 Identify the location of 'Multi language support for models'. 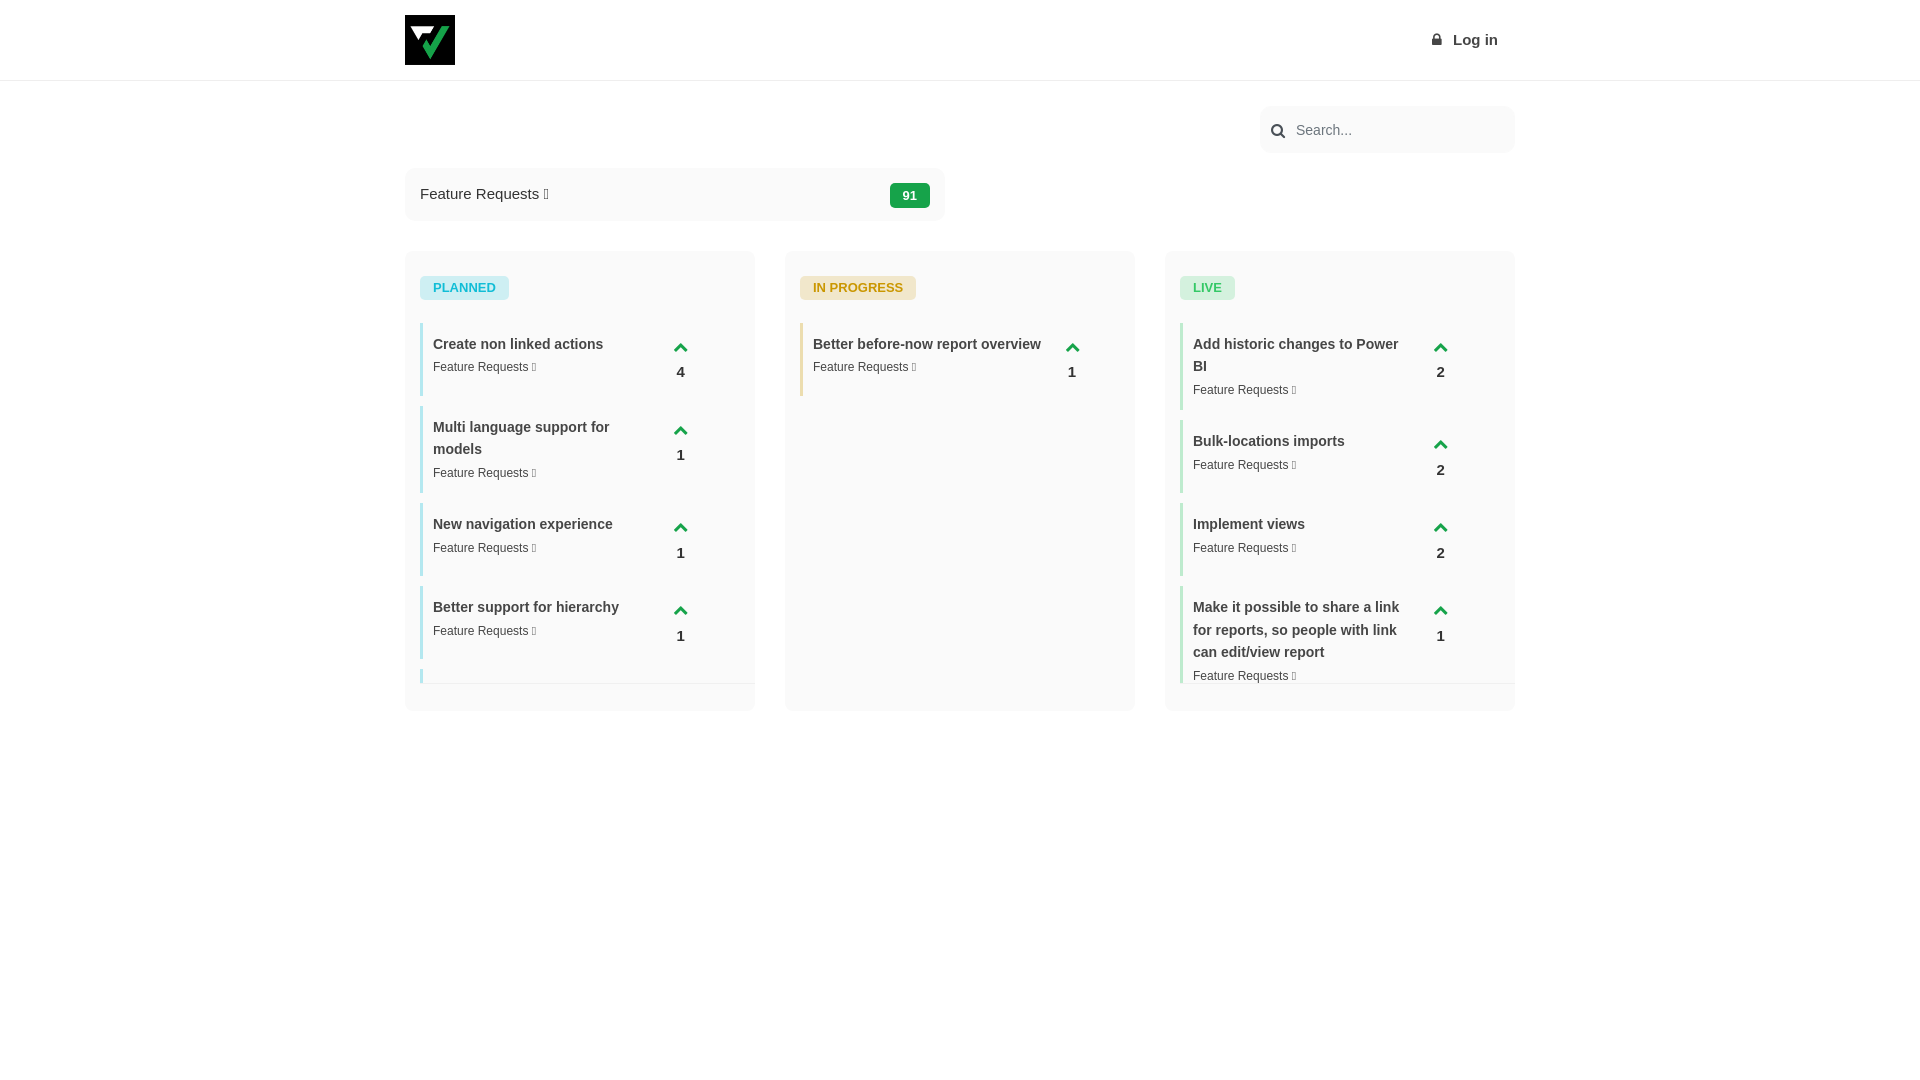
(521, 437).